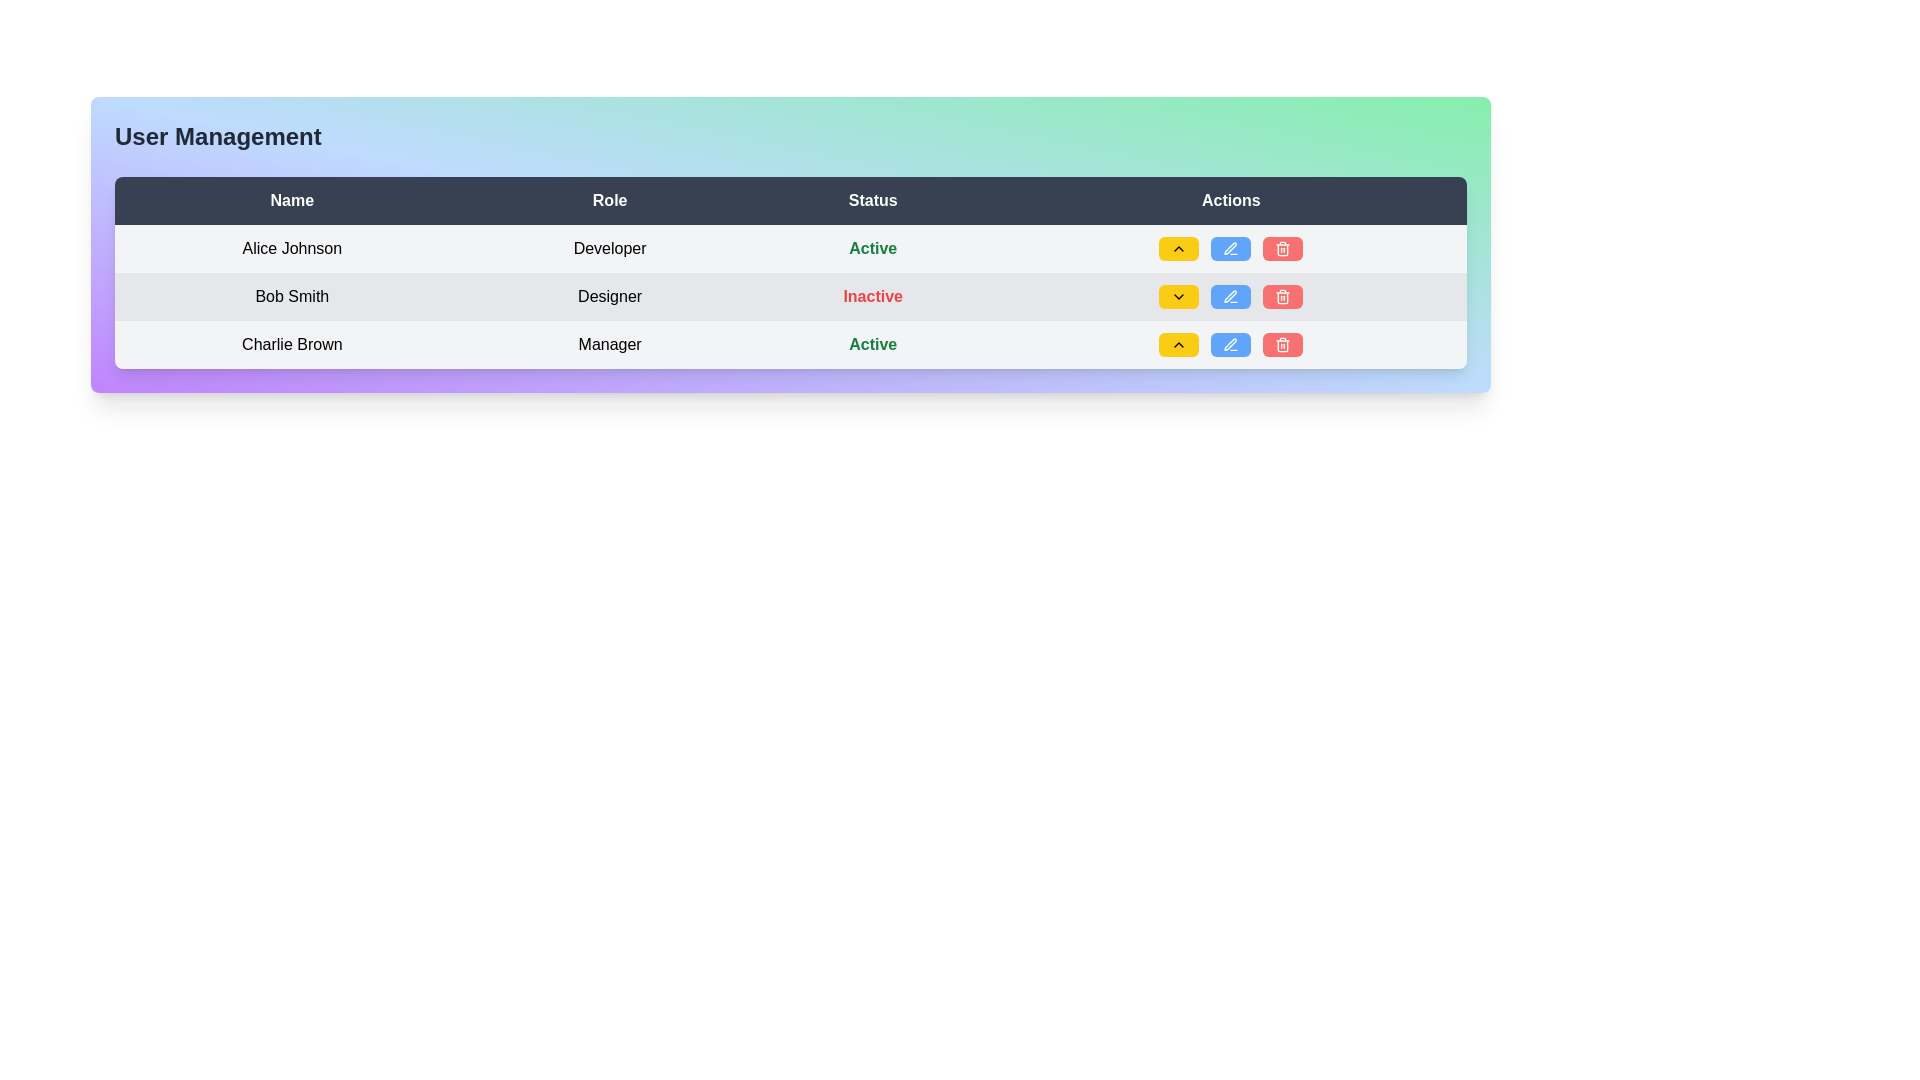  I want to click on the delete button with a trash can icon, styled with a red background, located in the 'Actions' column for 'Charlie Brown' to change its background color, so click(1283, 343).